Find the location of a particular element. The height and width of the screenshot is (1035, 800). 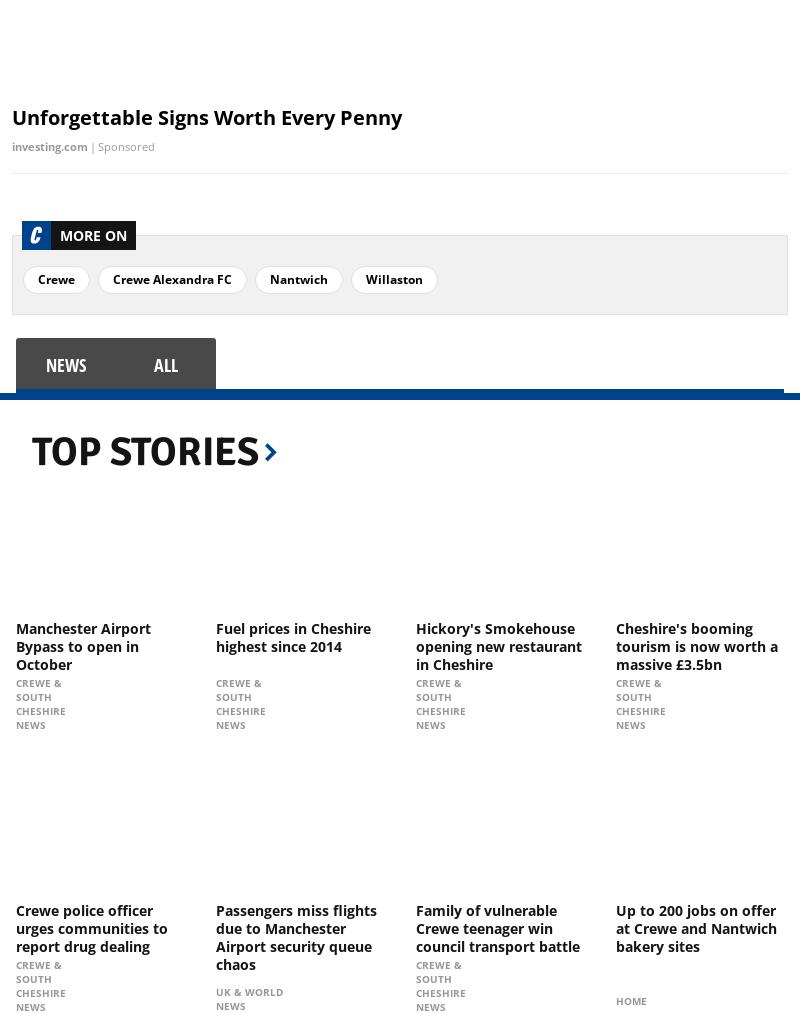

'all' is located at coordinates (166, 364).